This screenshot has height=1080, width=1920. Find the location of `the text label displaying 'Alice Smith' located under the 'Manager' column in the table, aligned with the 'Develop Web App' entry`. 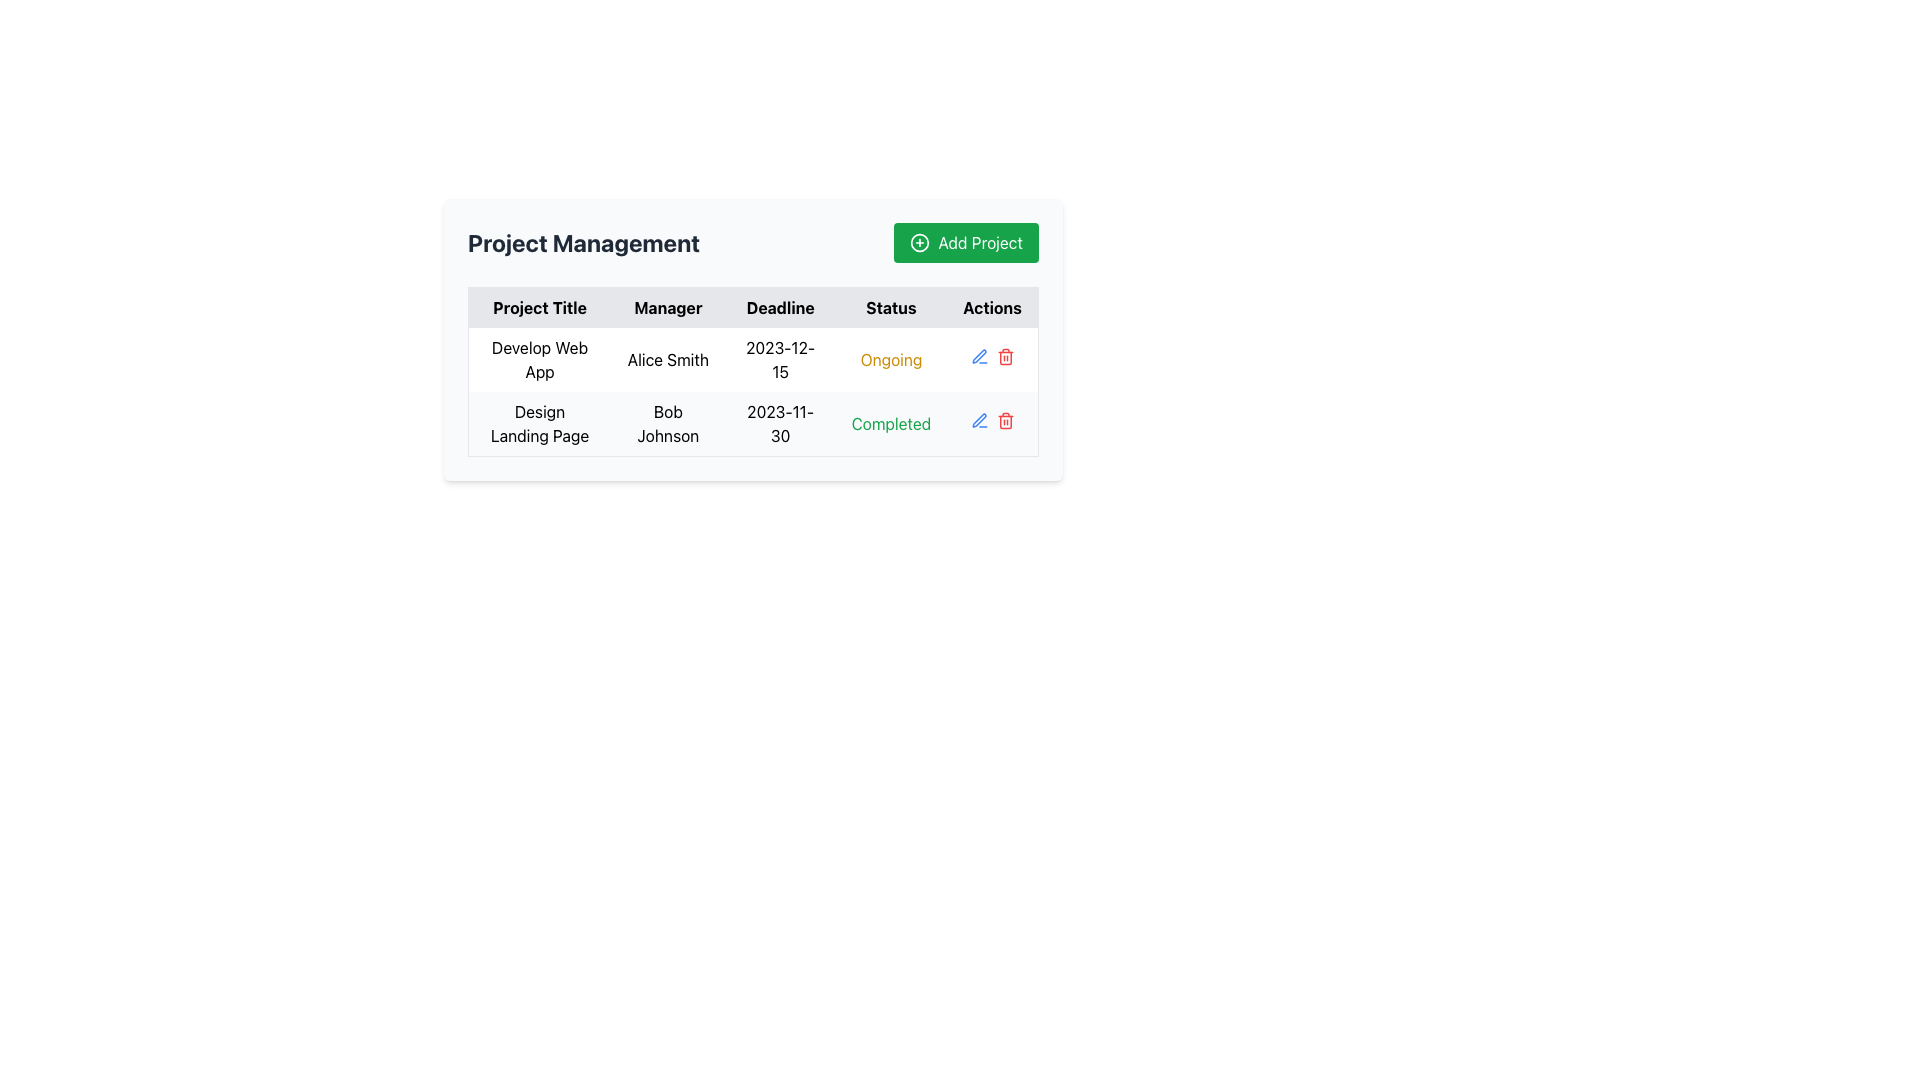

the text label displaying 'Alice Smith' located under the 'Manager' column in the table, aligned with the 'Develop Web App' entry is located at coordinates (668, 358).